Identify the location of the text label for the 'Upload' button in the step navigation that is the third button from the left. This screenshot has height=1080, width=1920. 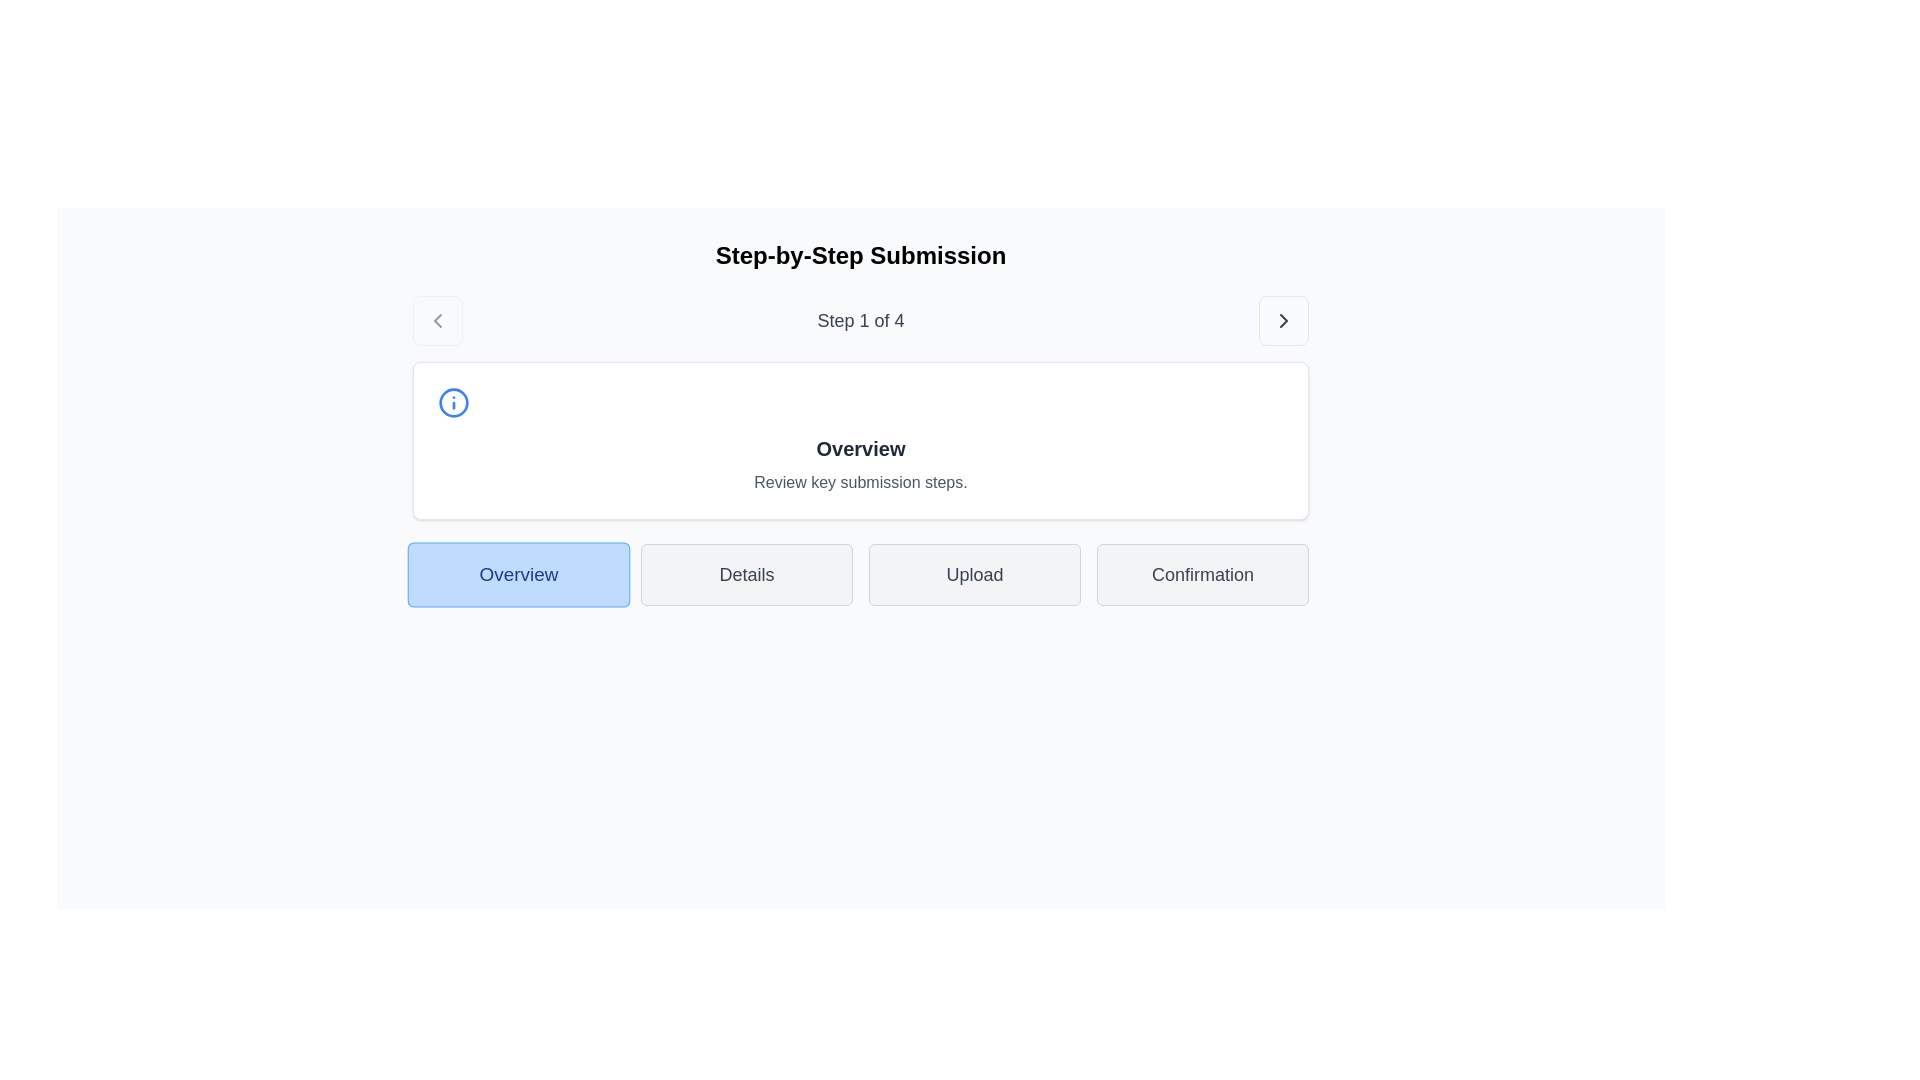
(974, 574).